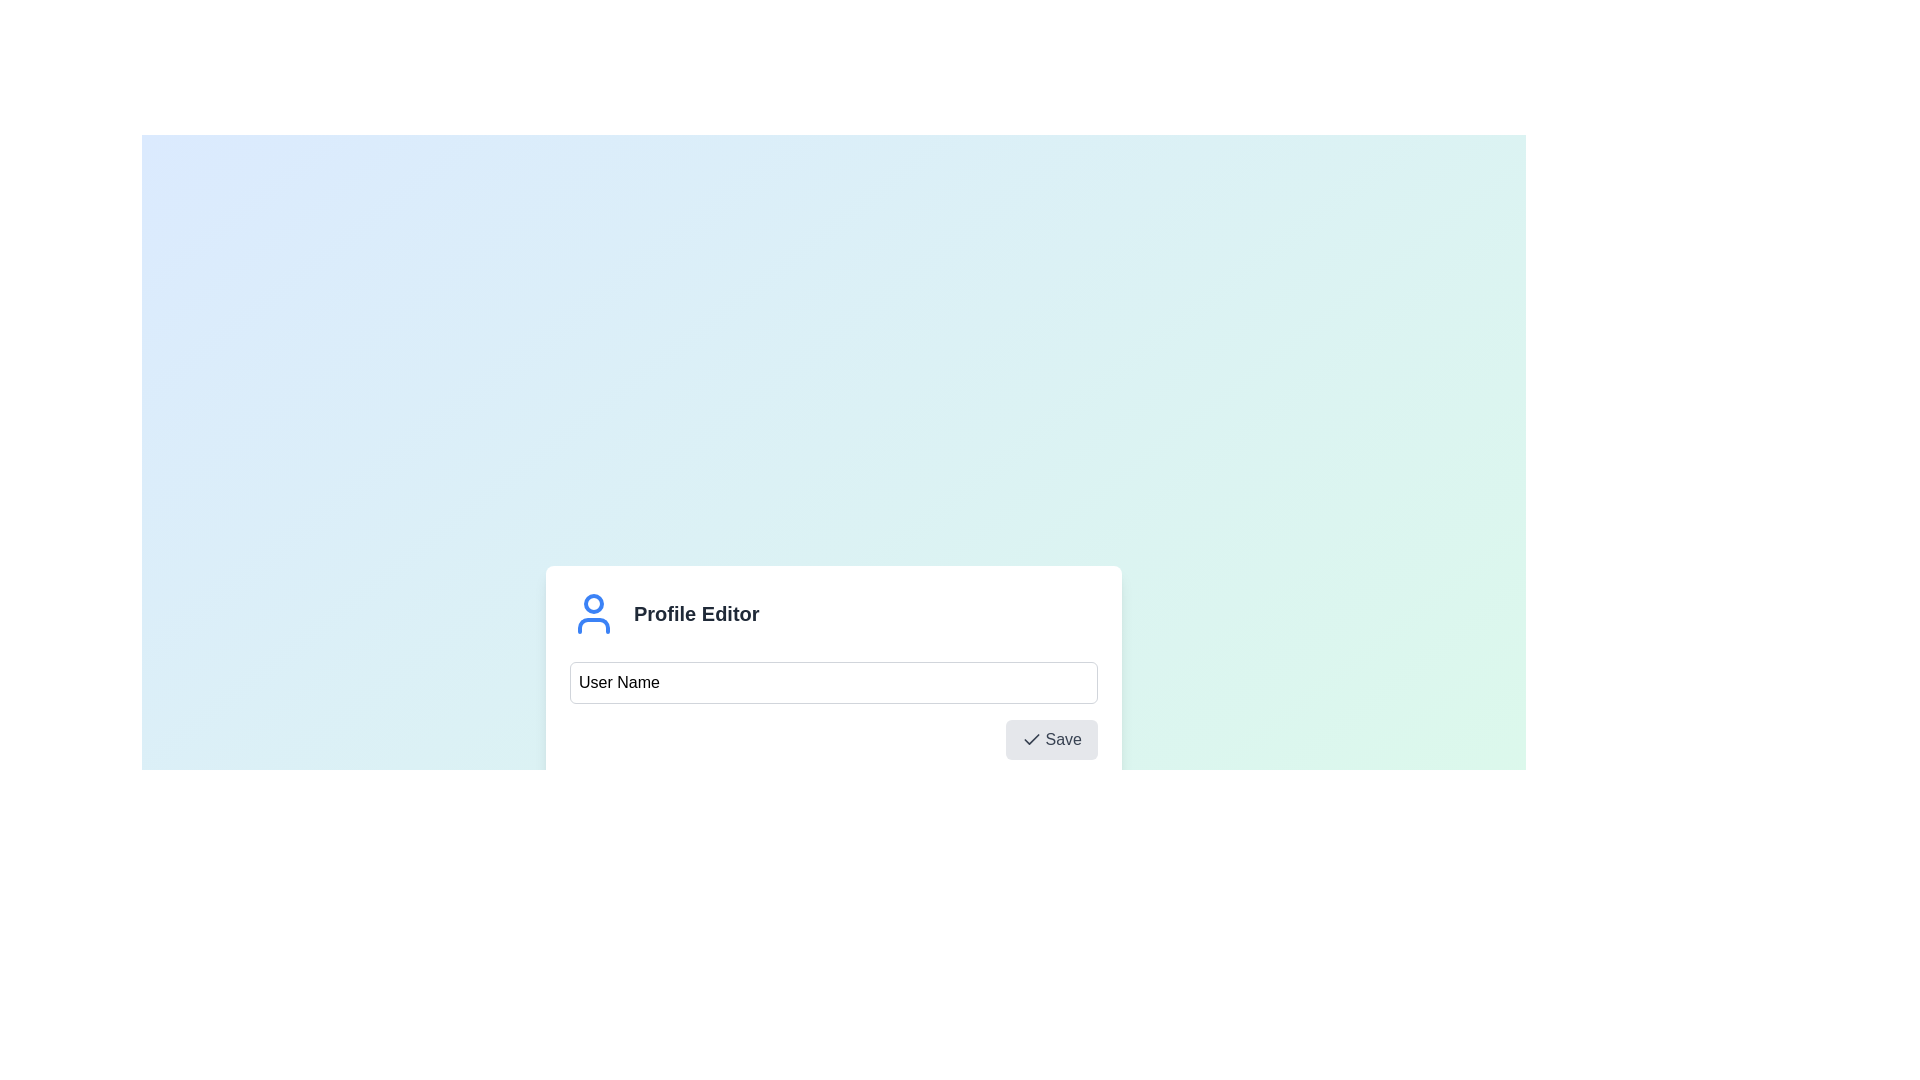 The height and width of the screenshot is (1080, 1920). What do you see at coordinates (593, 603) in the screenshot?
I see `the SVG Circle that represents the user's head in the profile icon, which is located above the text 'Profile Editor'` at bounding box center [593, 603].